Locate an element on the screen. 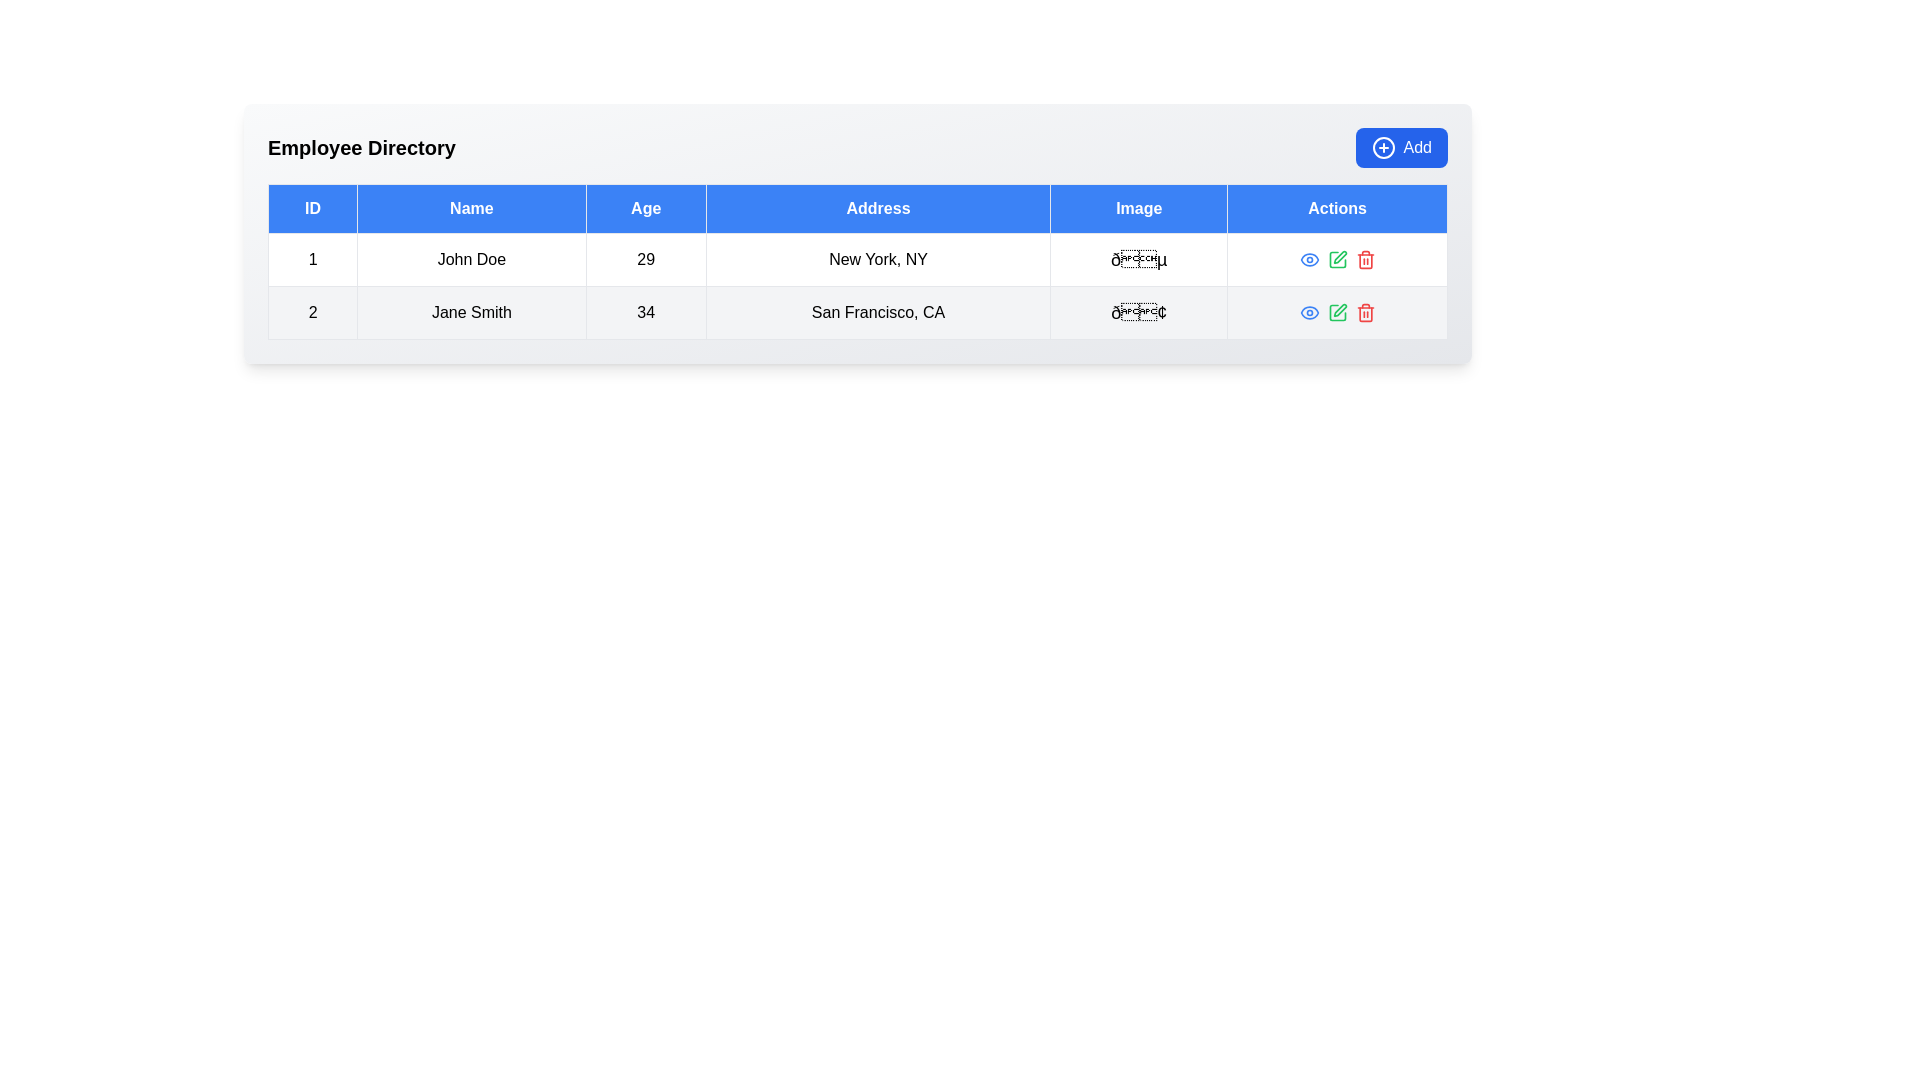 The height and width of the screenshot is (1080, 1920). the static text cell displaying 'New York, NY' located in the fourth column of the first row under the 'Address' header is located at coordinates (878, 258).